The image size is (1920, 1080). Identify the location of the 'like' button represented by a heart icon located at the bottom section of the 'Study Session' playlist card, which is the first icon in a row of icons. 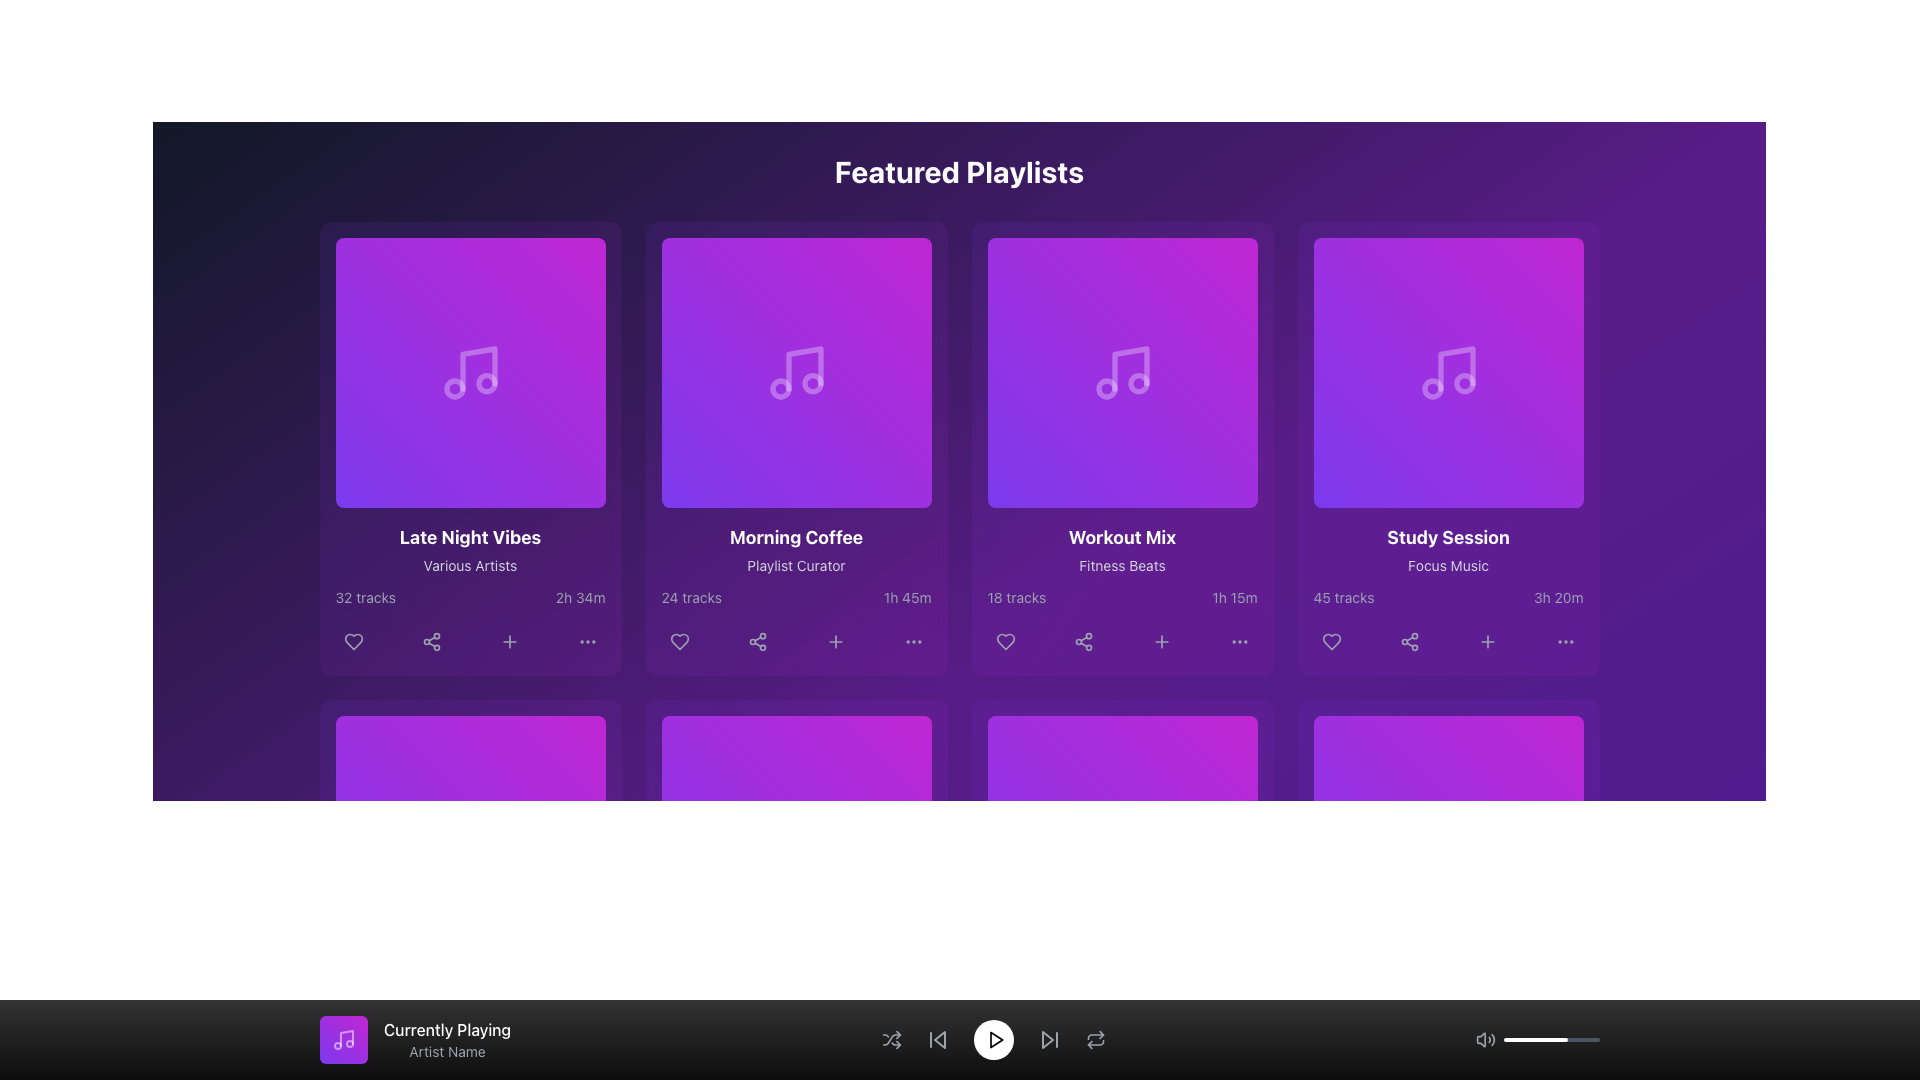
(1331, 641).